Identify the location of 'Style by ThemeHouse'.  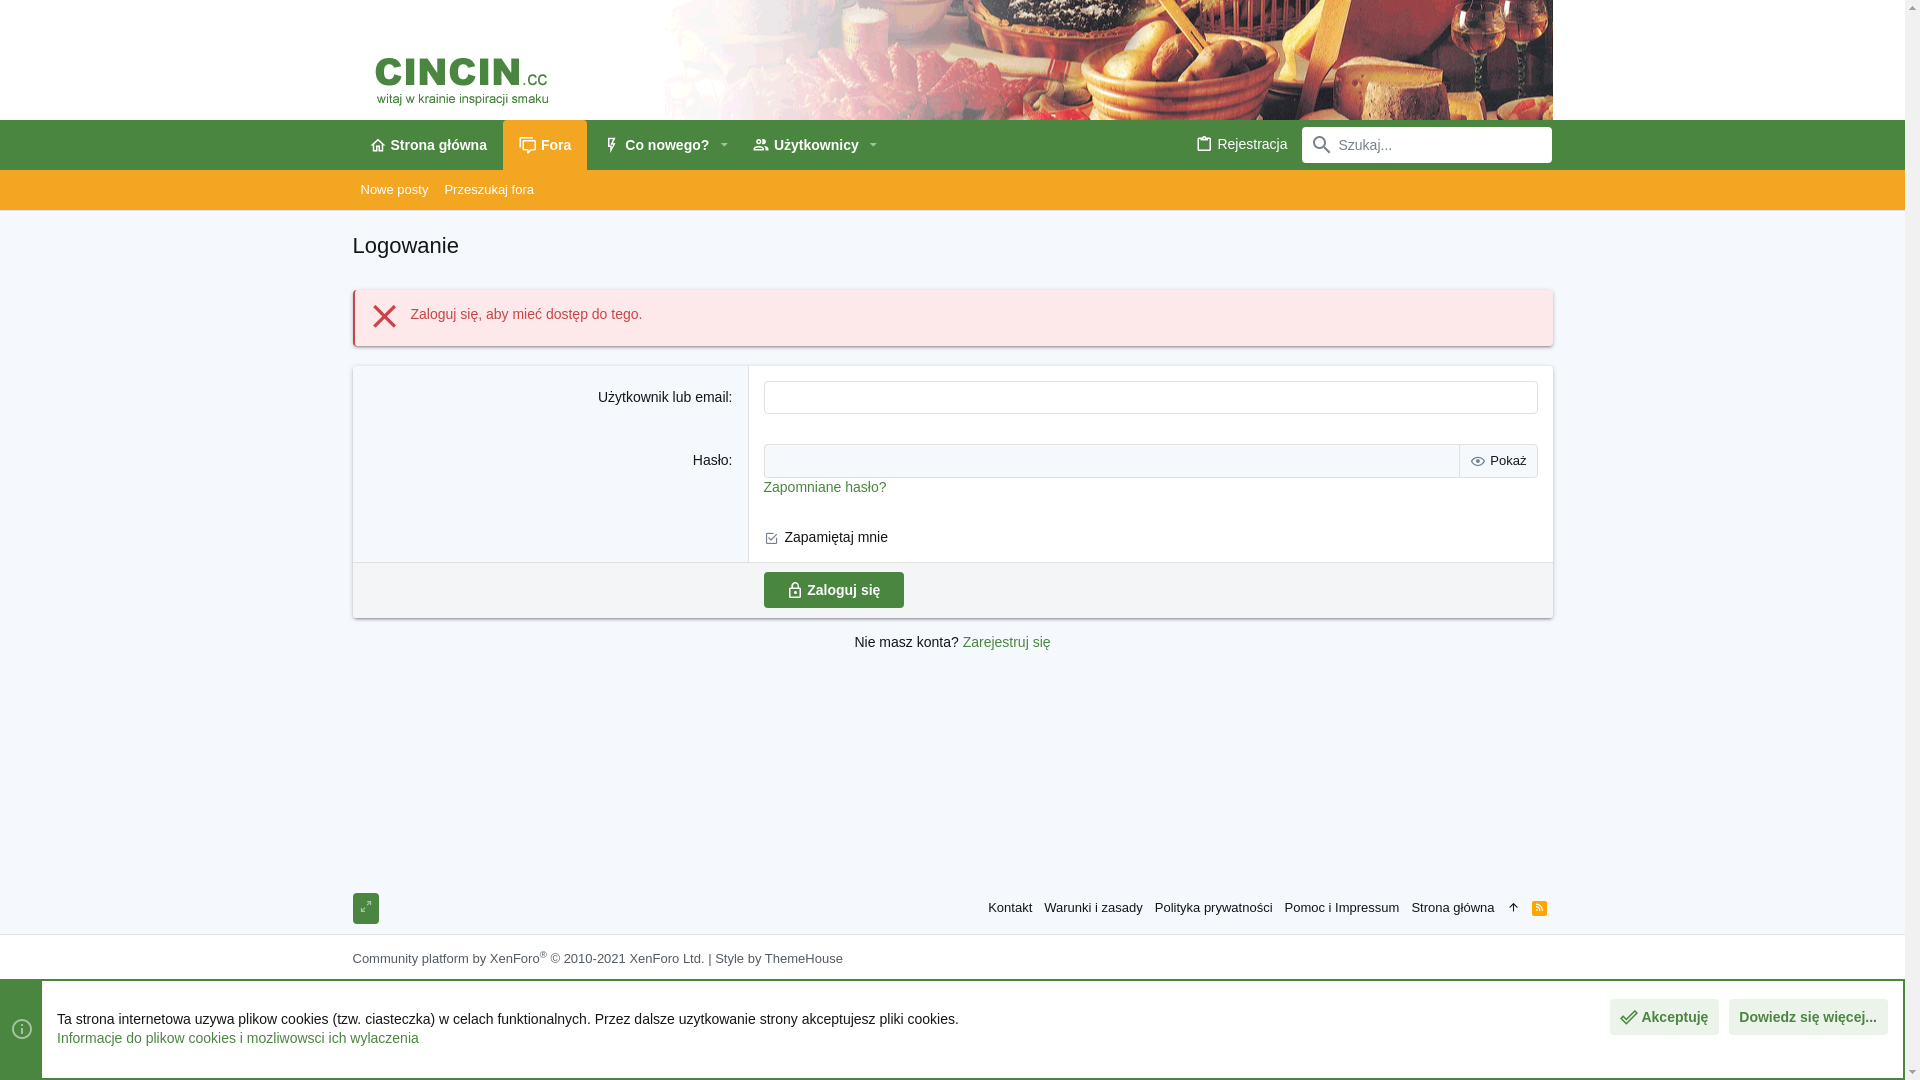
(777, 957).